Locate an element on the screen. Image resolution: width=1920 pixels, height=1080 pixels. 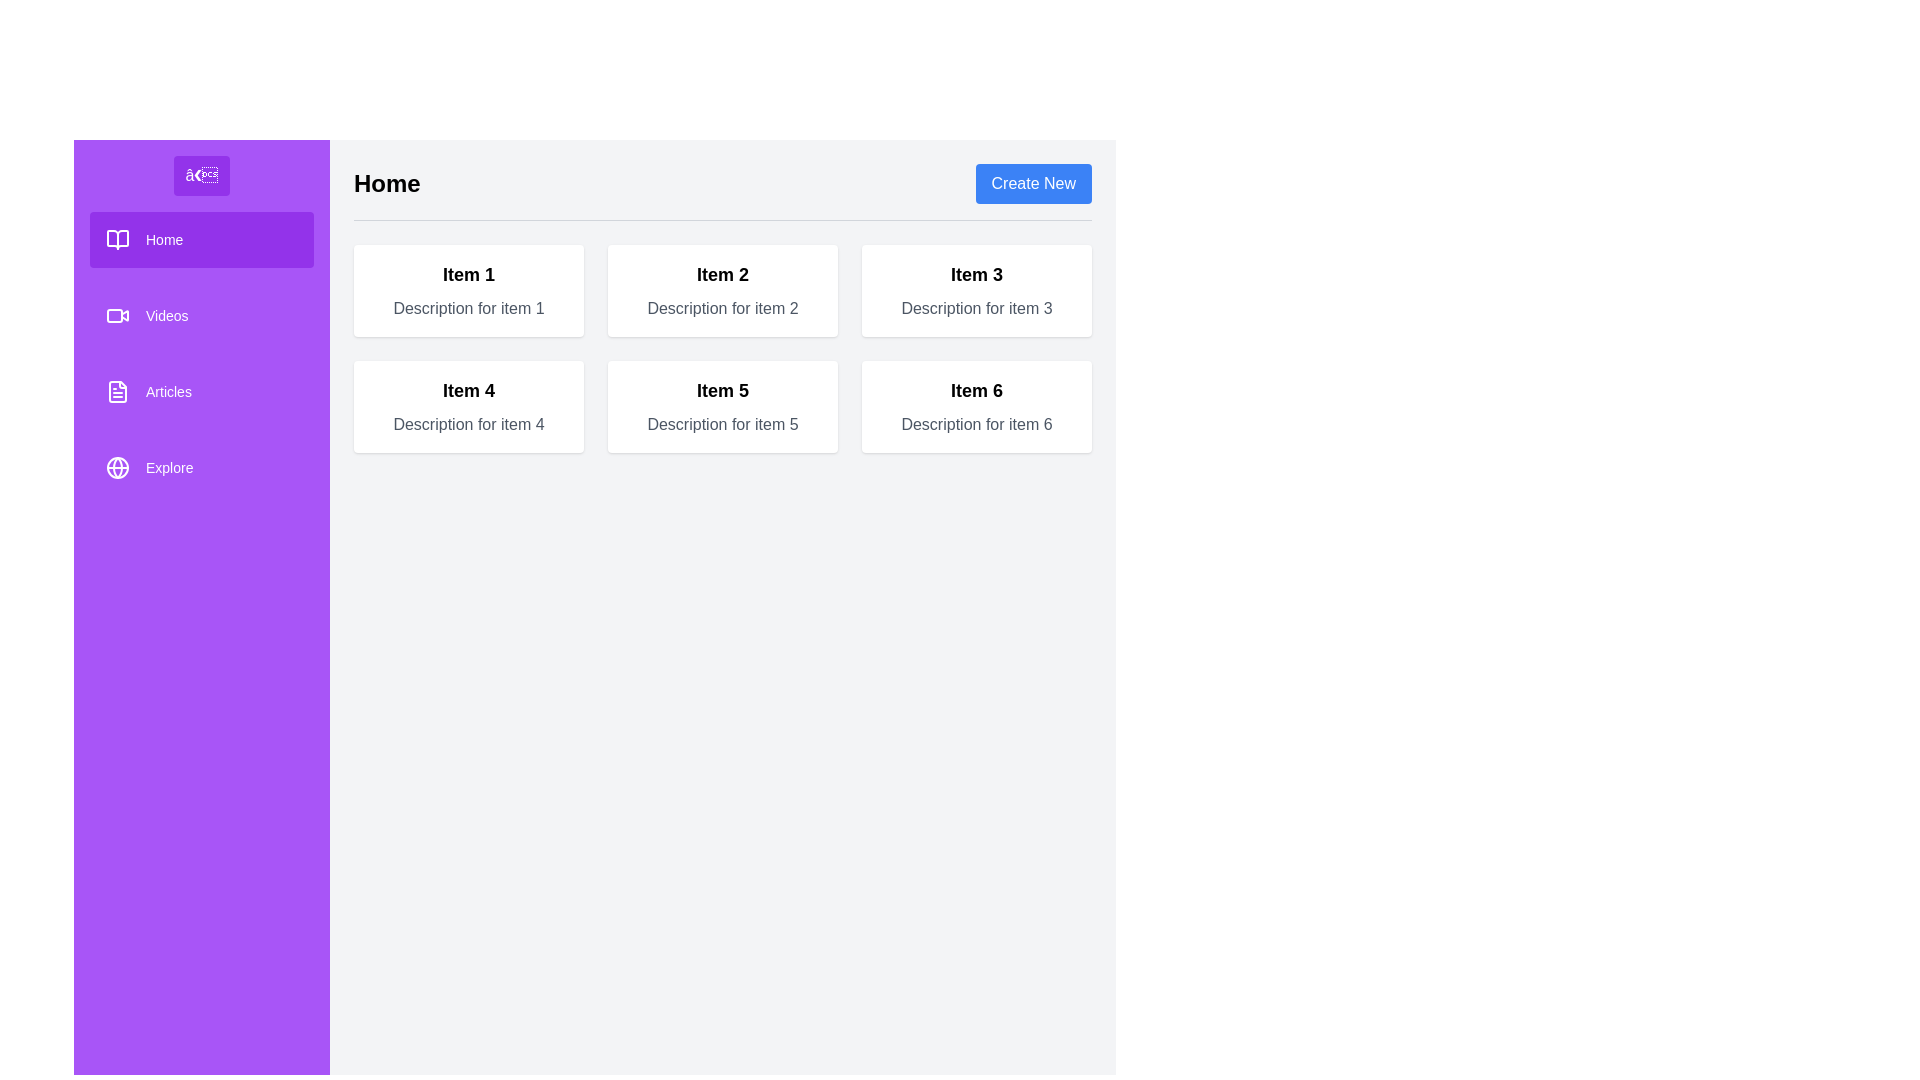
the Text Label element displaying 'Item 3', which is styled as a bold header and located above the description text within the third card in the grid is located at coordinates (977, 274).